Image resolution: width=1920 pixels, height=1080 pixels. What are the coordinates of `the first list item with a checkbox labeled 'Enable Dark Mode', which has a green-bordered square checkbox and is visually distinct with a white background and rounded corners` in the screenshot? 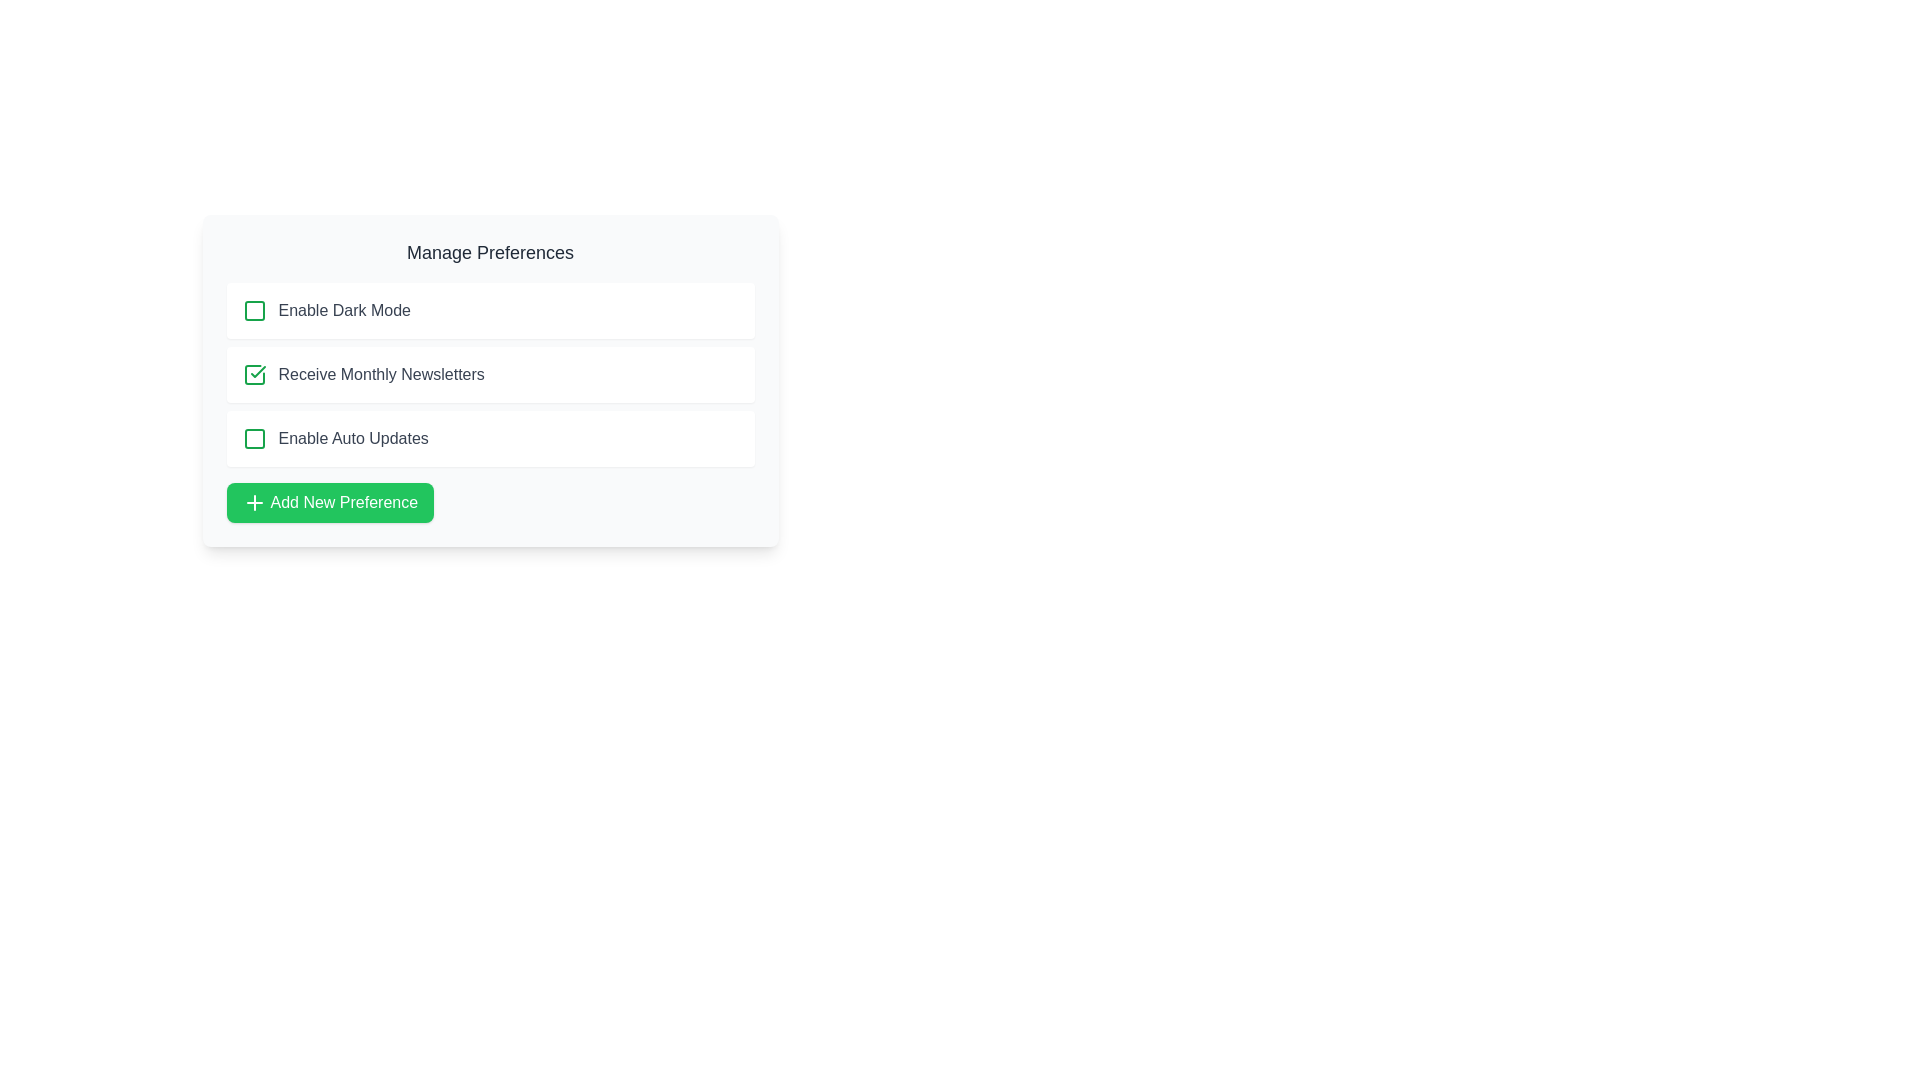 It's located at (490, 311).